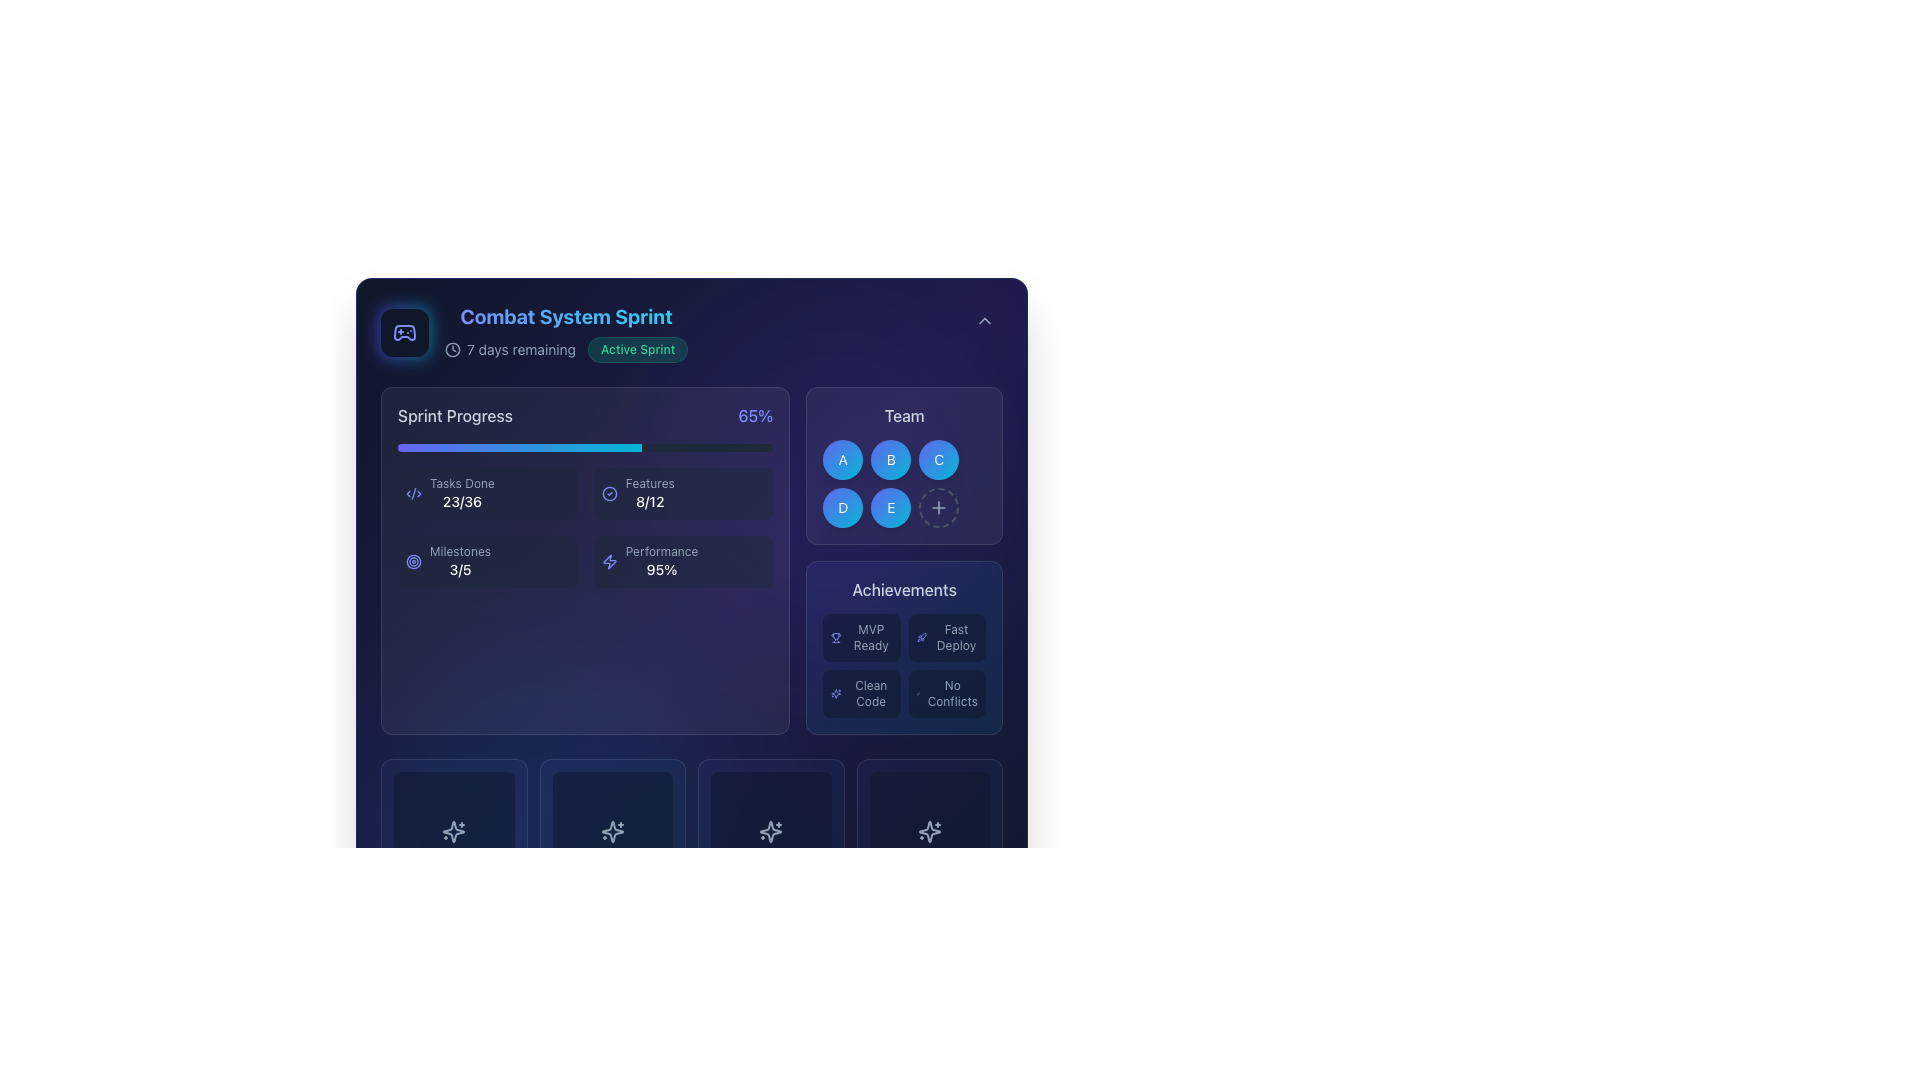 The height and width of the screenshot is (1080, 1920). I want to click on the 'Features' text label located at the upper right section of the 'Sprint Progress' card, so click(650, 483).